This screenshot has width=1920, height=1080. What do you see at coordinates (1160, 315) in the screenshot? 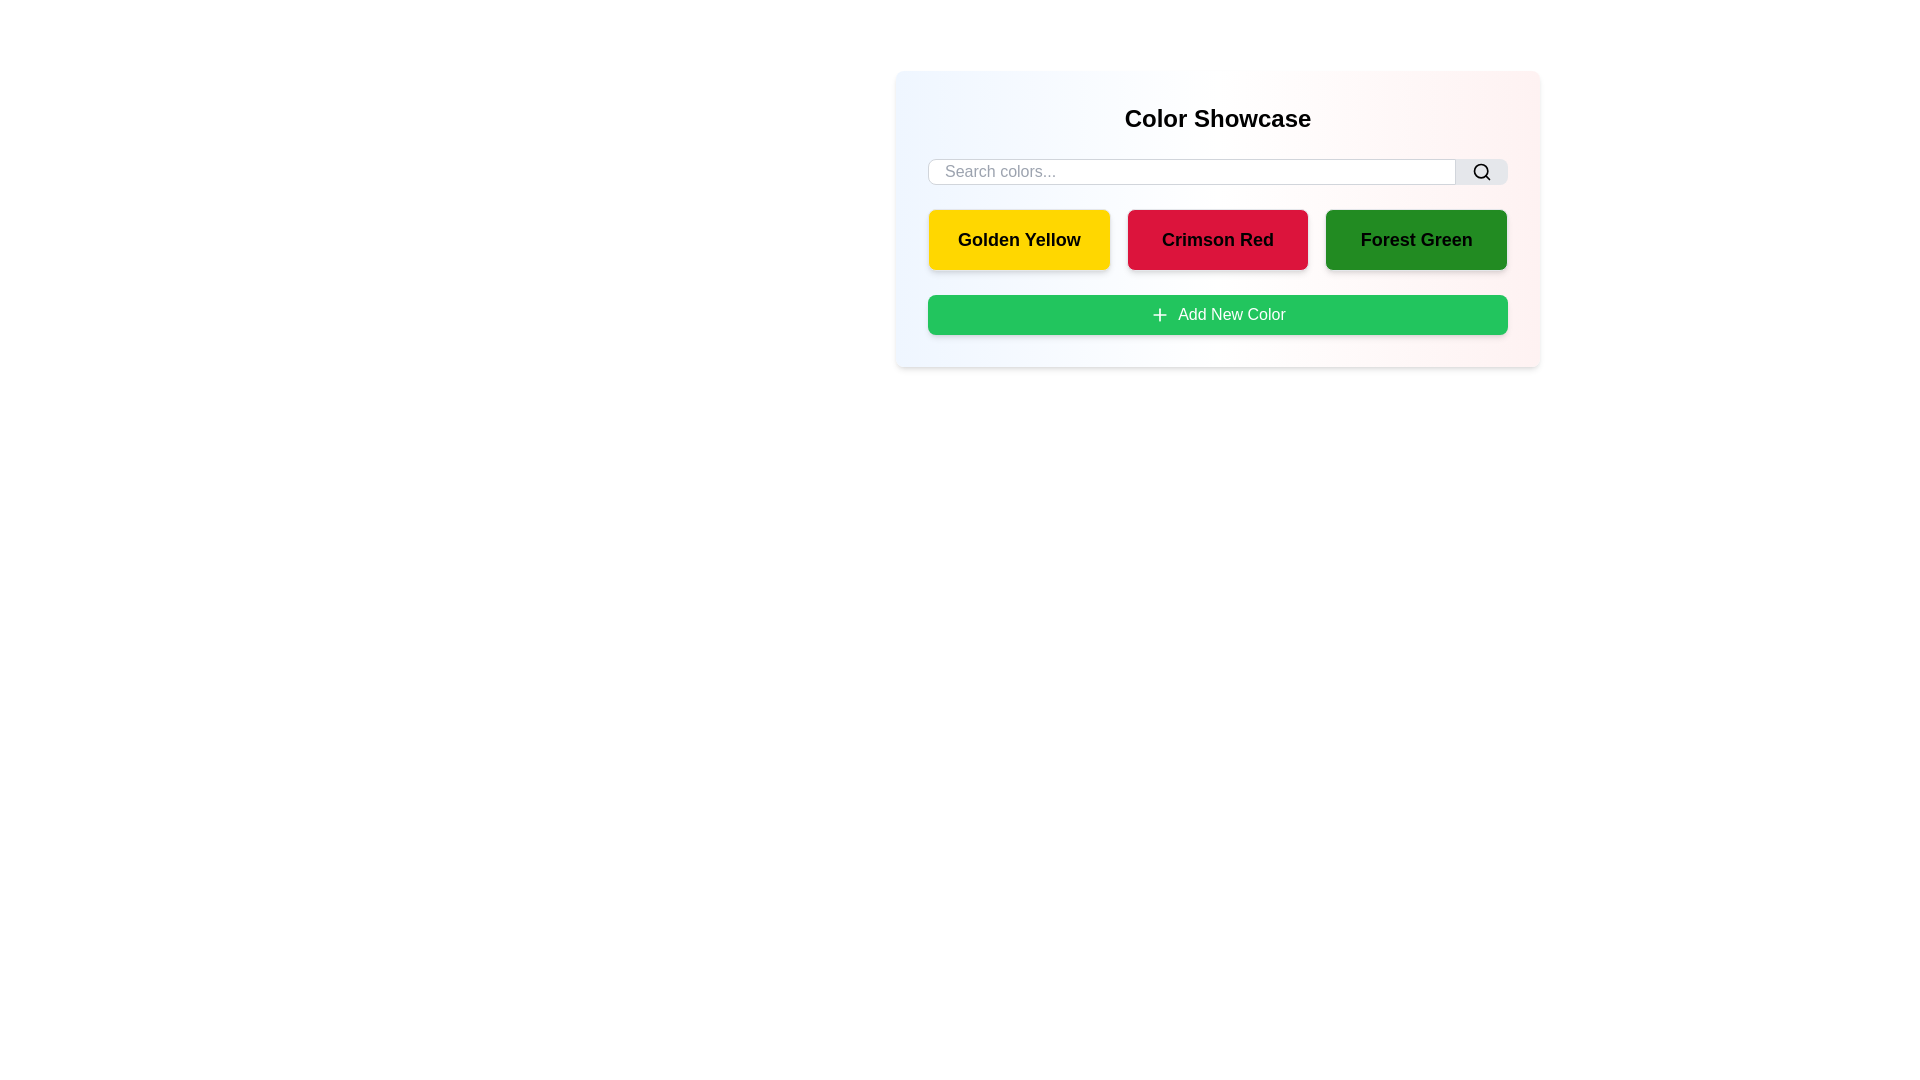
I see `the SVG icon inside the green button labeled 'Add New Color' to initiate the add action` at bounding box center [1160, 315].